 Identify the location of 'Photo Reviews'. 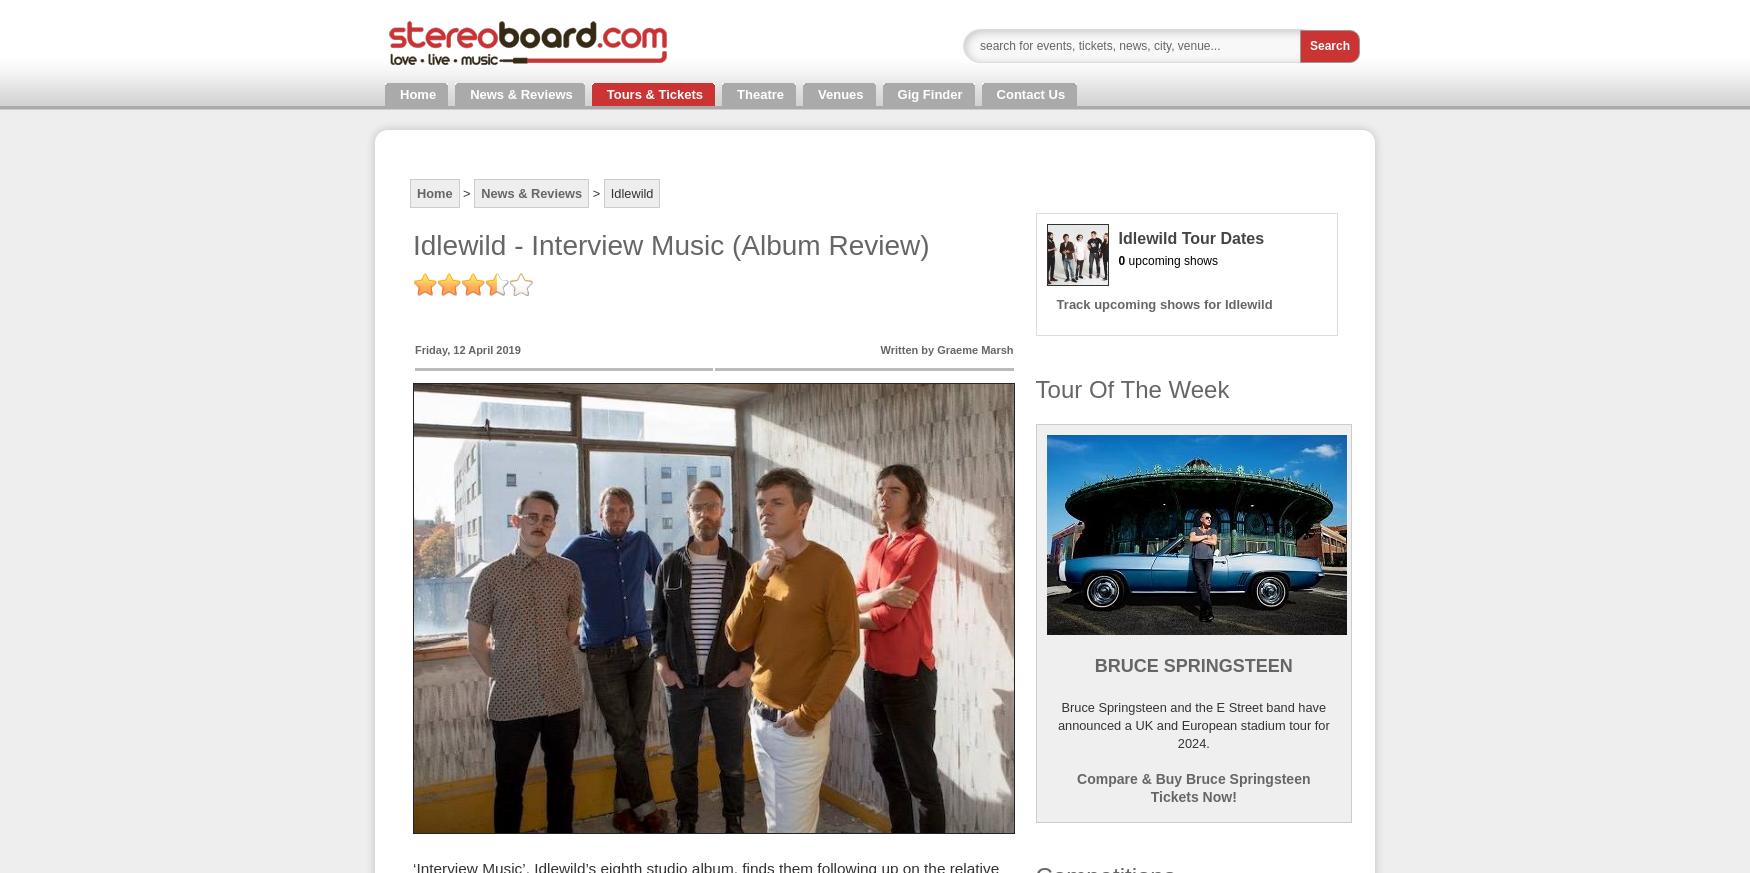
(114, 73).